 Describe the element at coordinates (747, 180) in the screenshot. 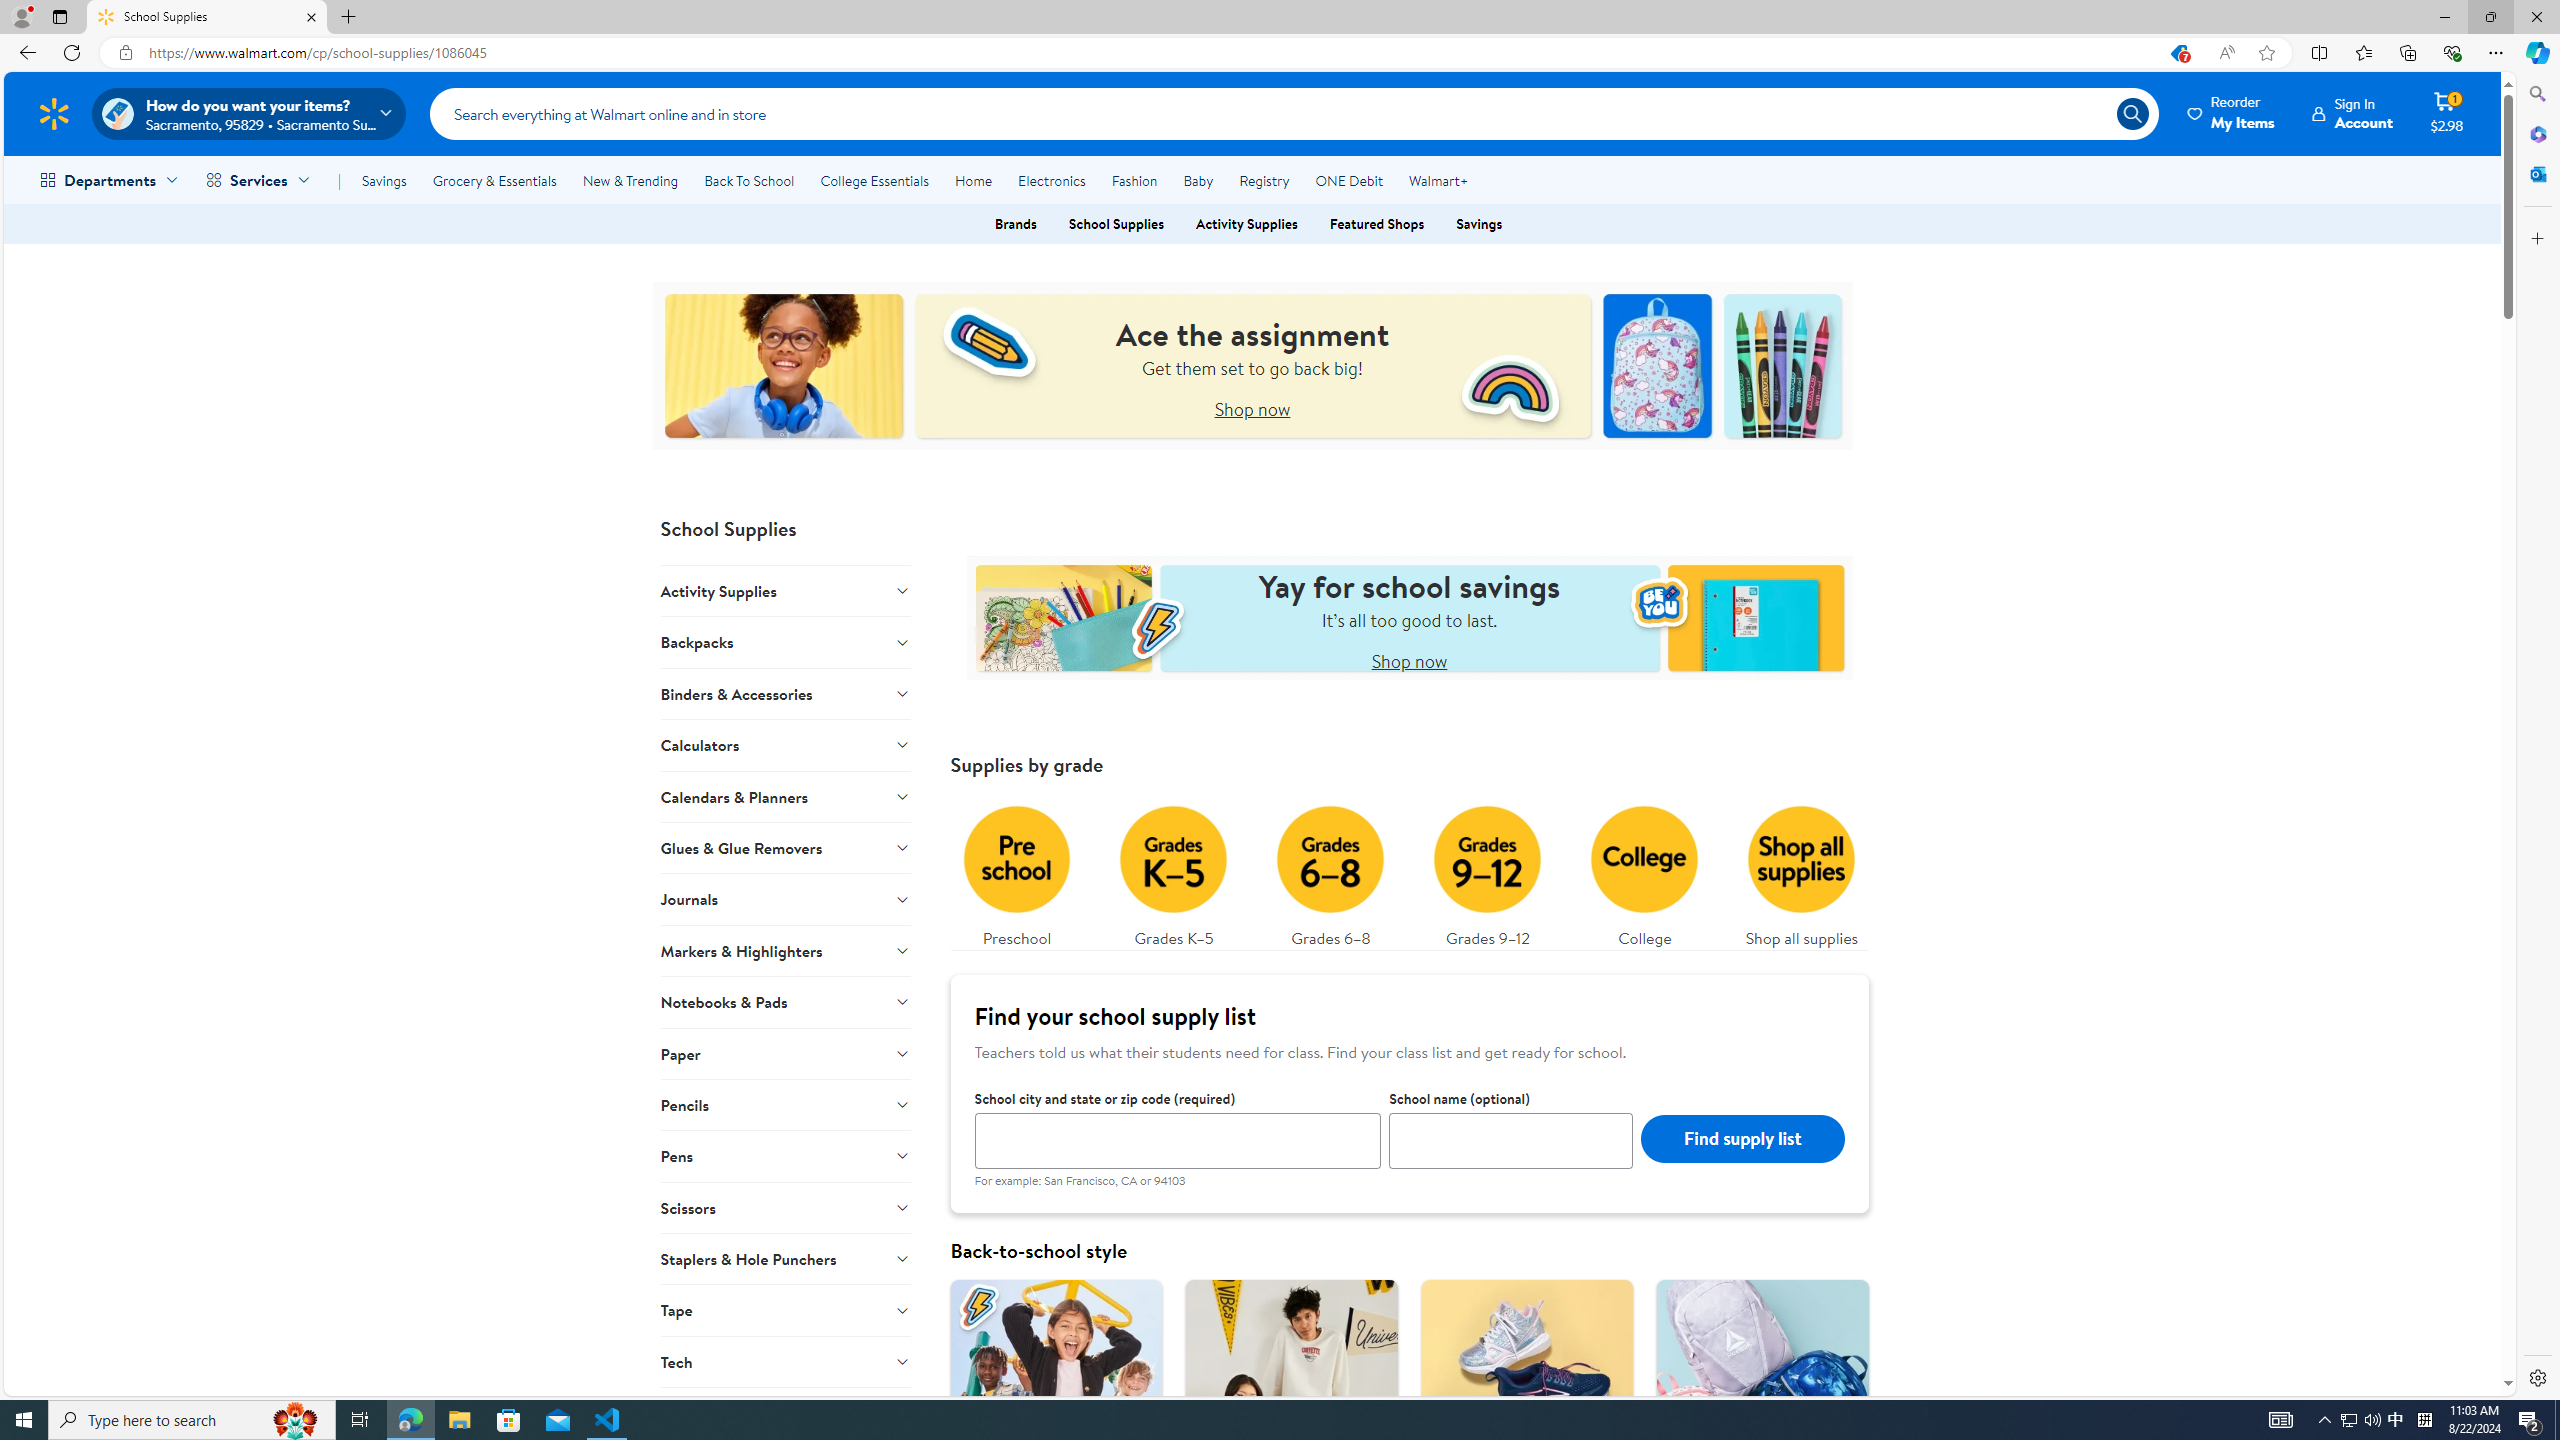

I see `'Back To School'` at that location.